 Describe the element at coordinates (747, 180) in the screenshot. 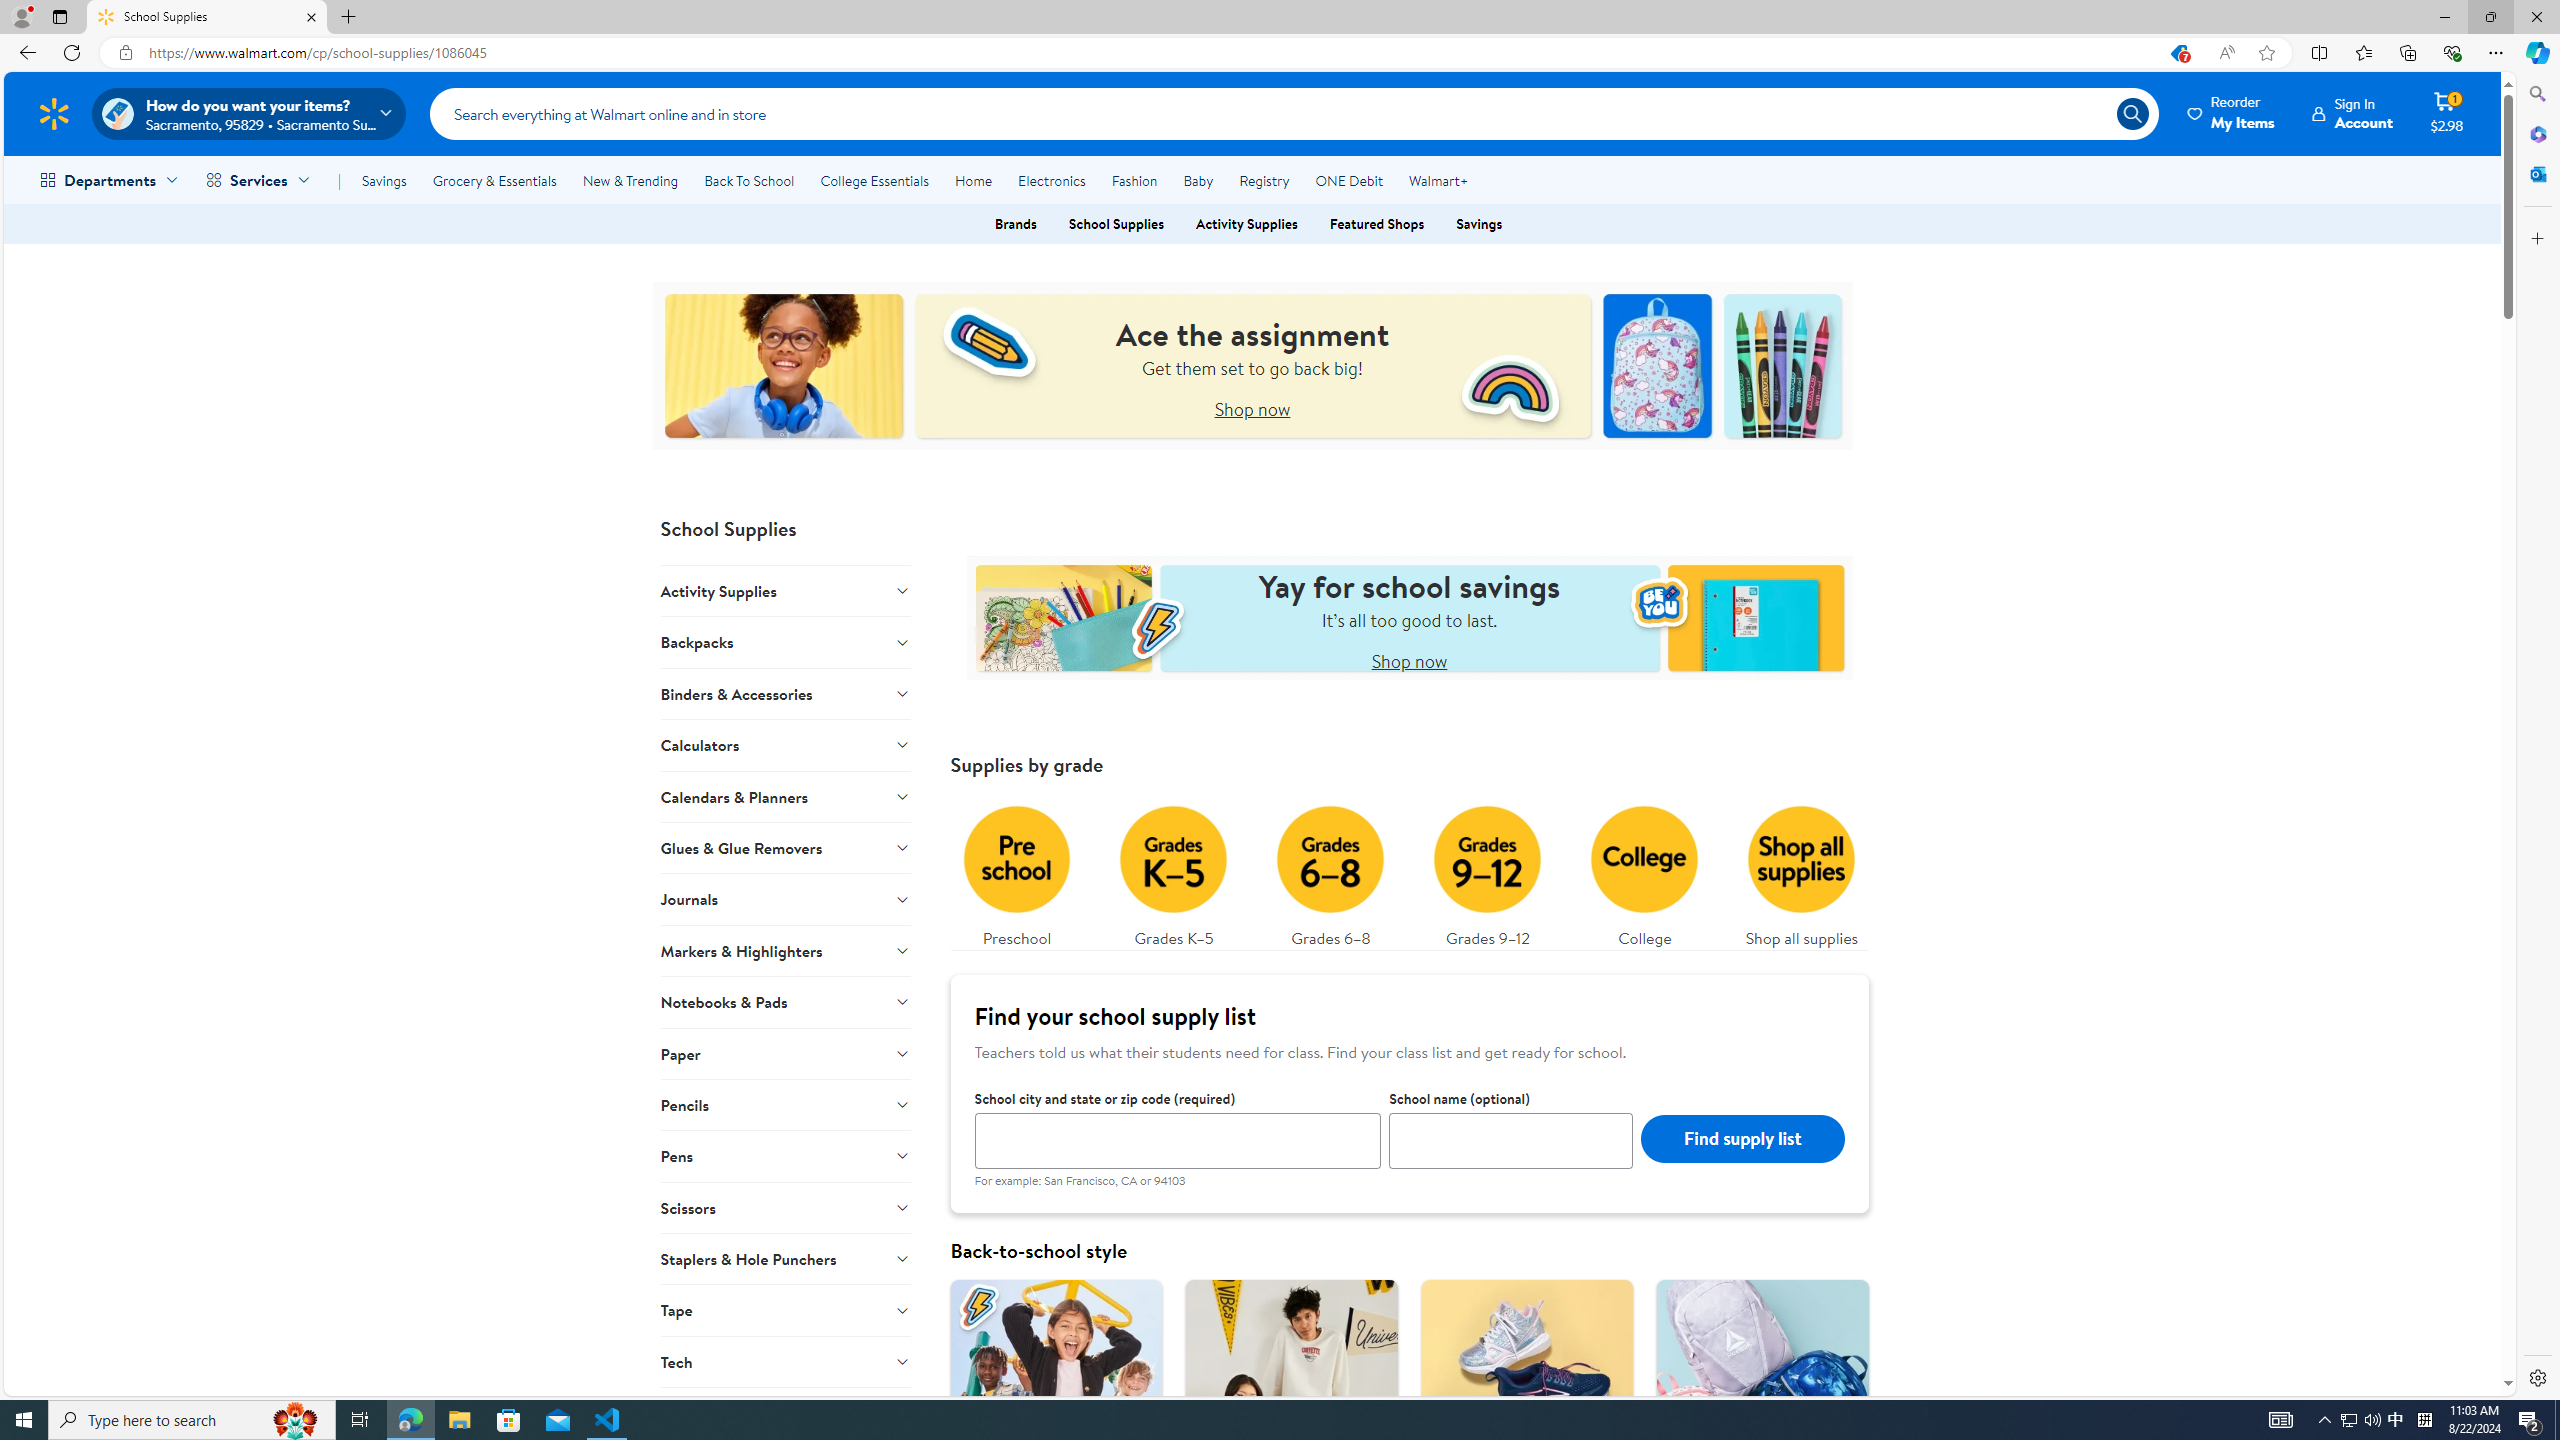

I see `'Back To School'` at that location.